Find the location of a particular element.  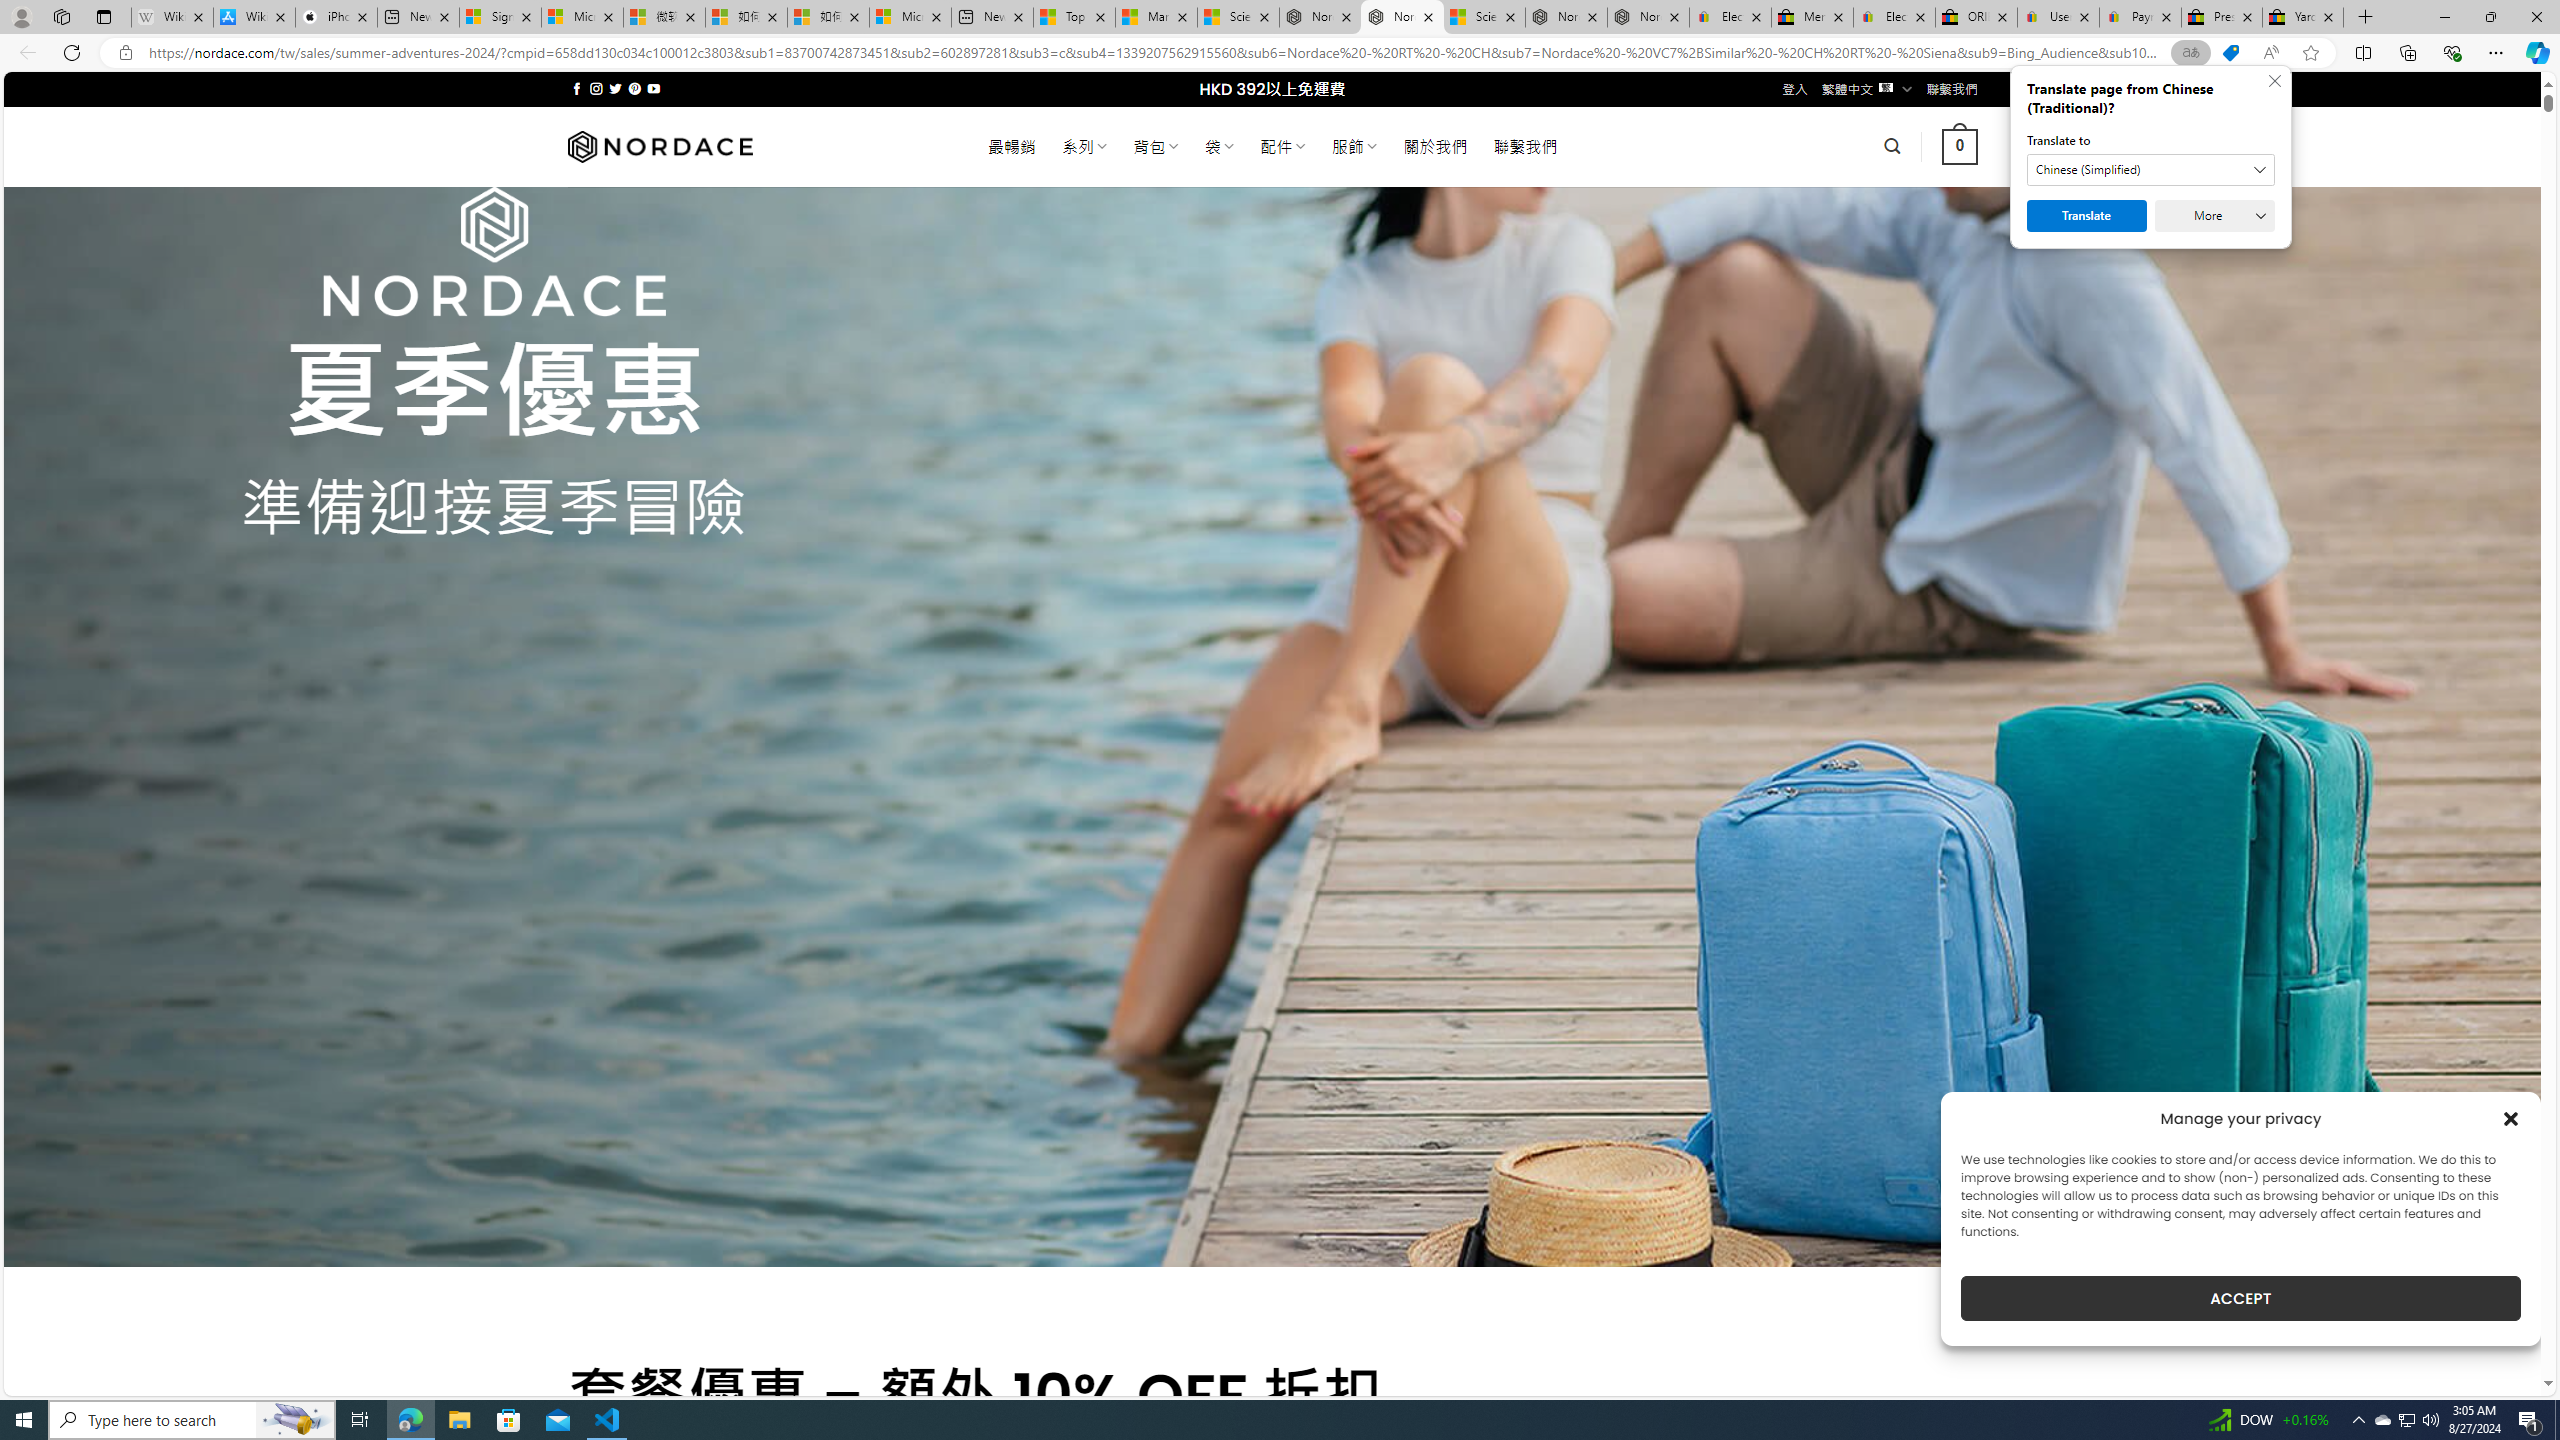

'Translate to' is located at coordinates (2151, 168).